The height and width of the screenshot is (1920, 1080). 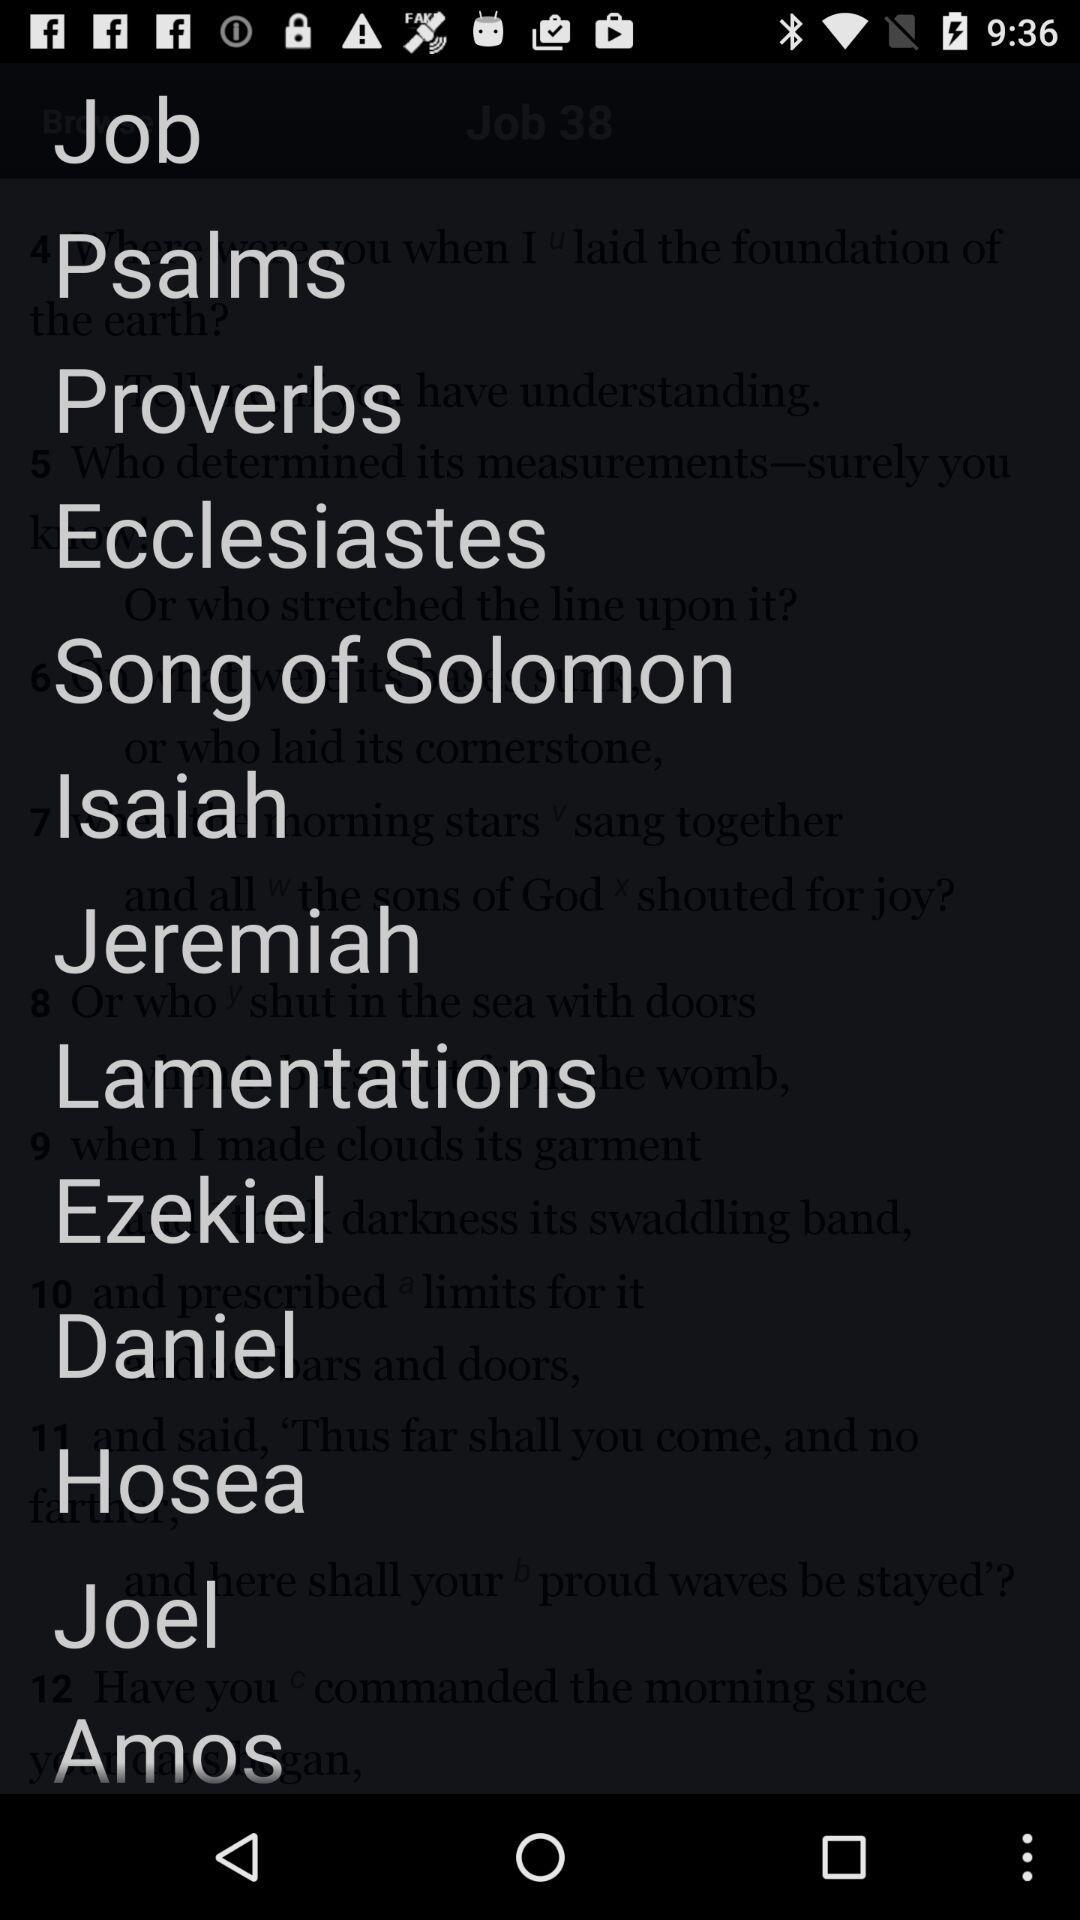 What do you see at coordinates (274, 532) in the screenshot?
I see `the ecclesiastes item` at bounding box center [274, 532].